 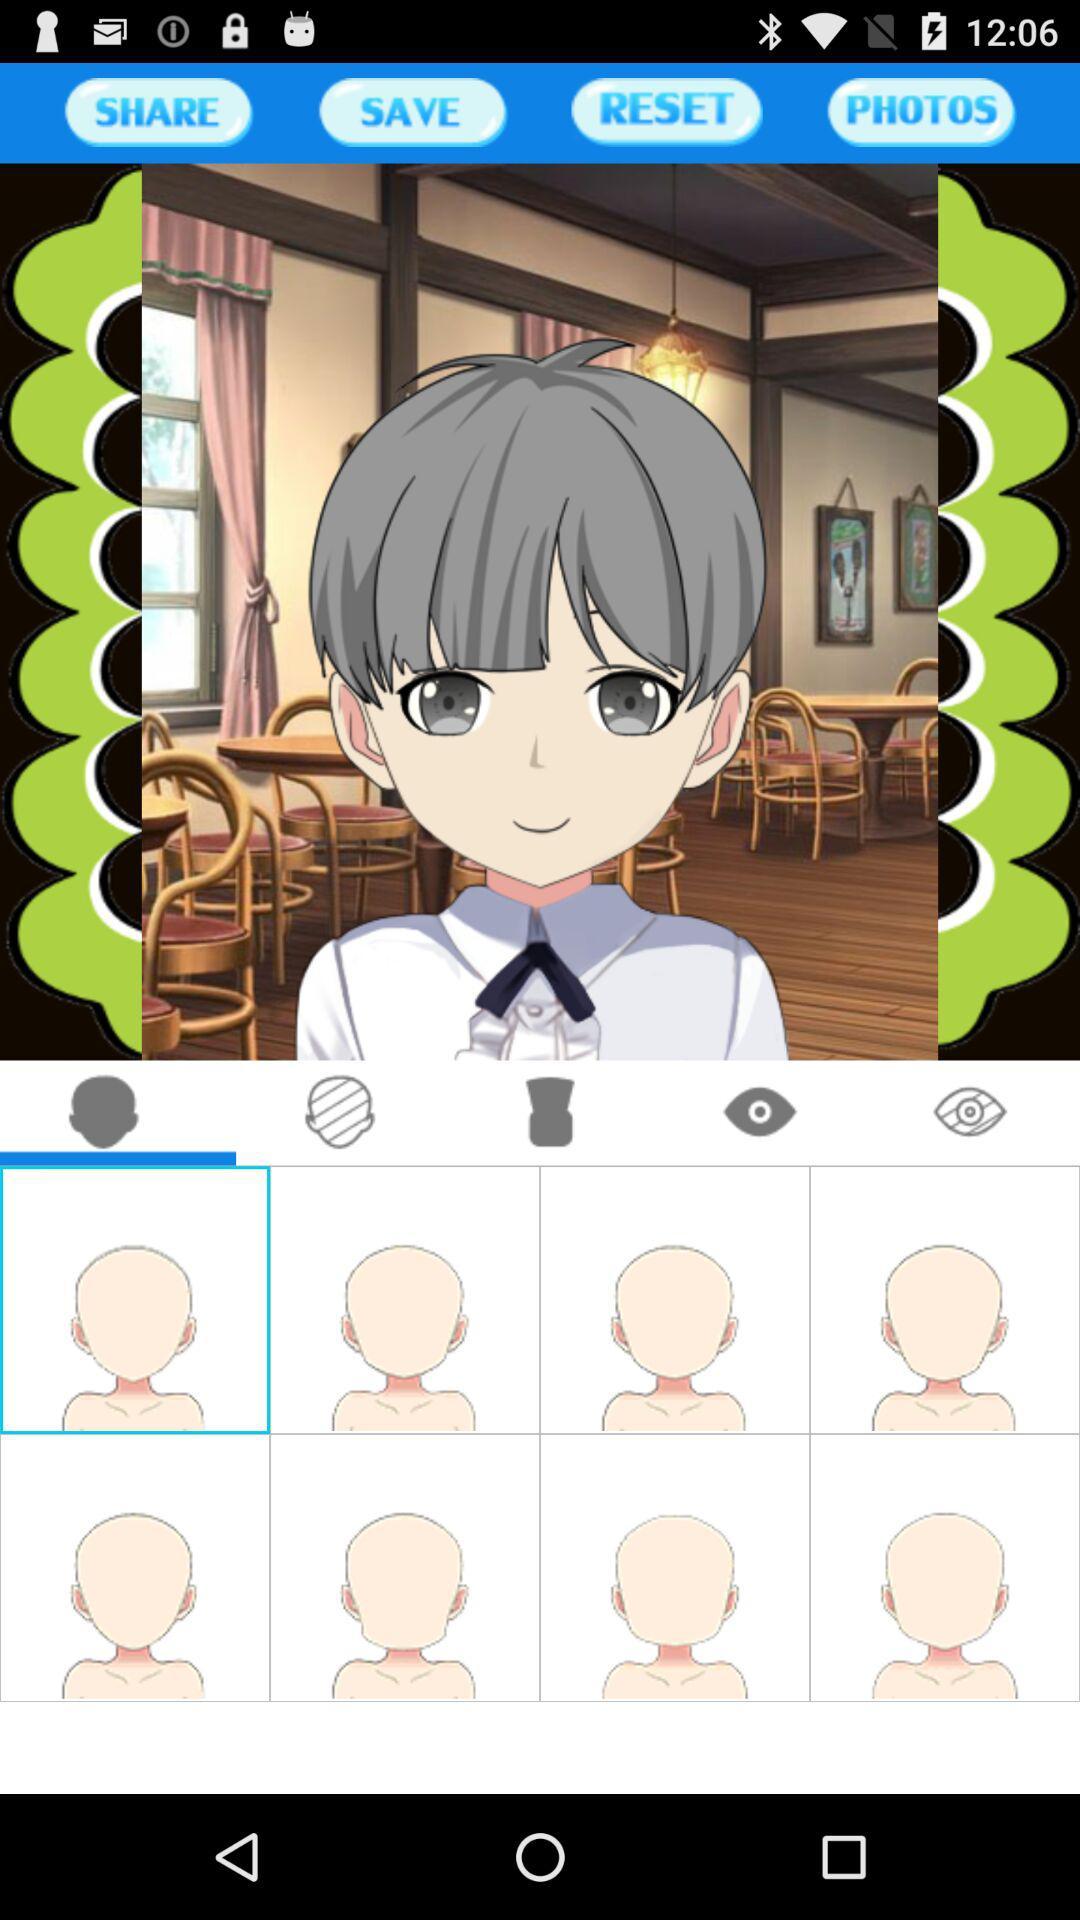 I want to click on button, so click(x=411, y=111).